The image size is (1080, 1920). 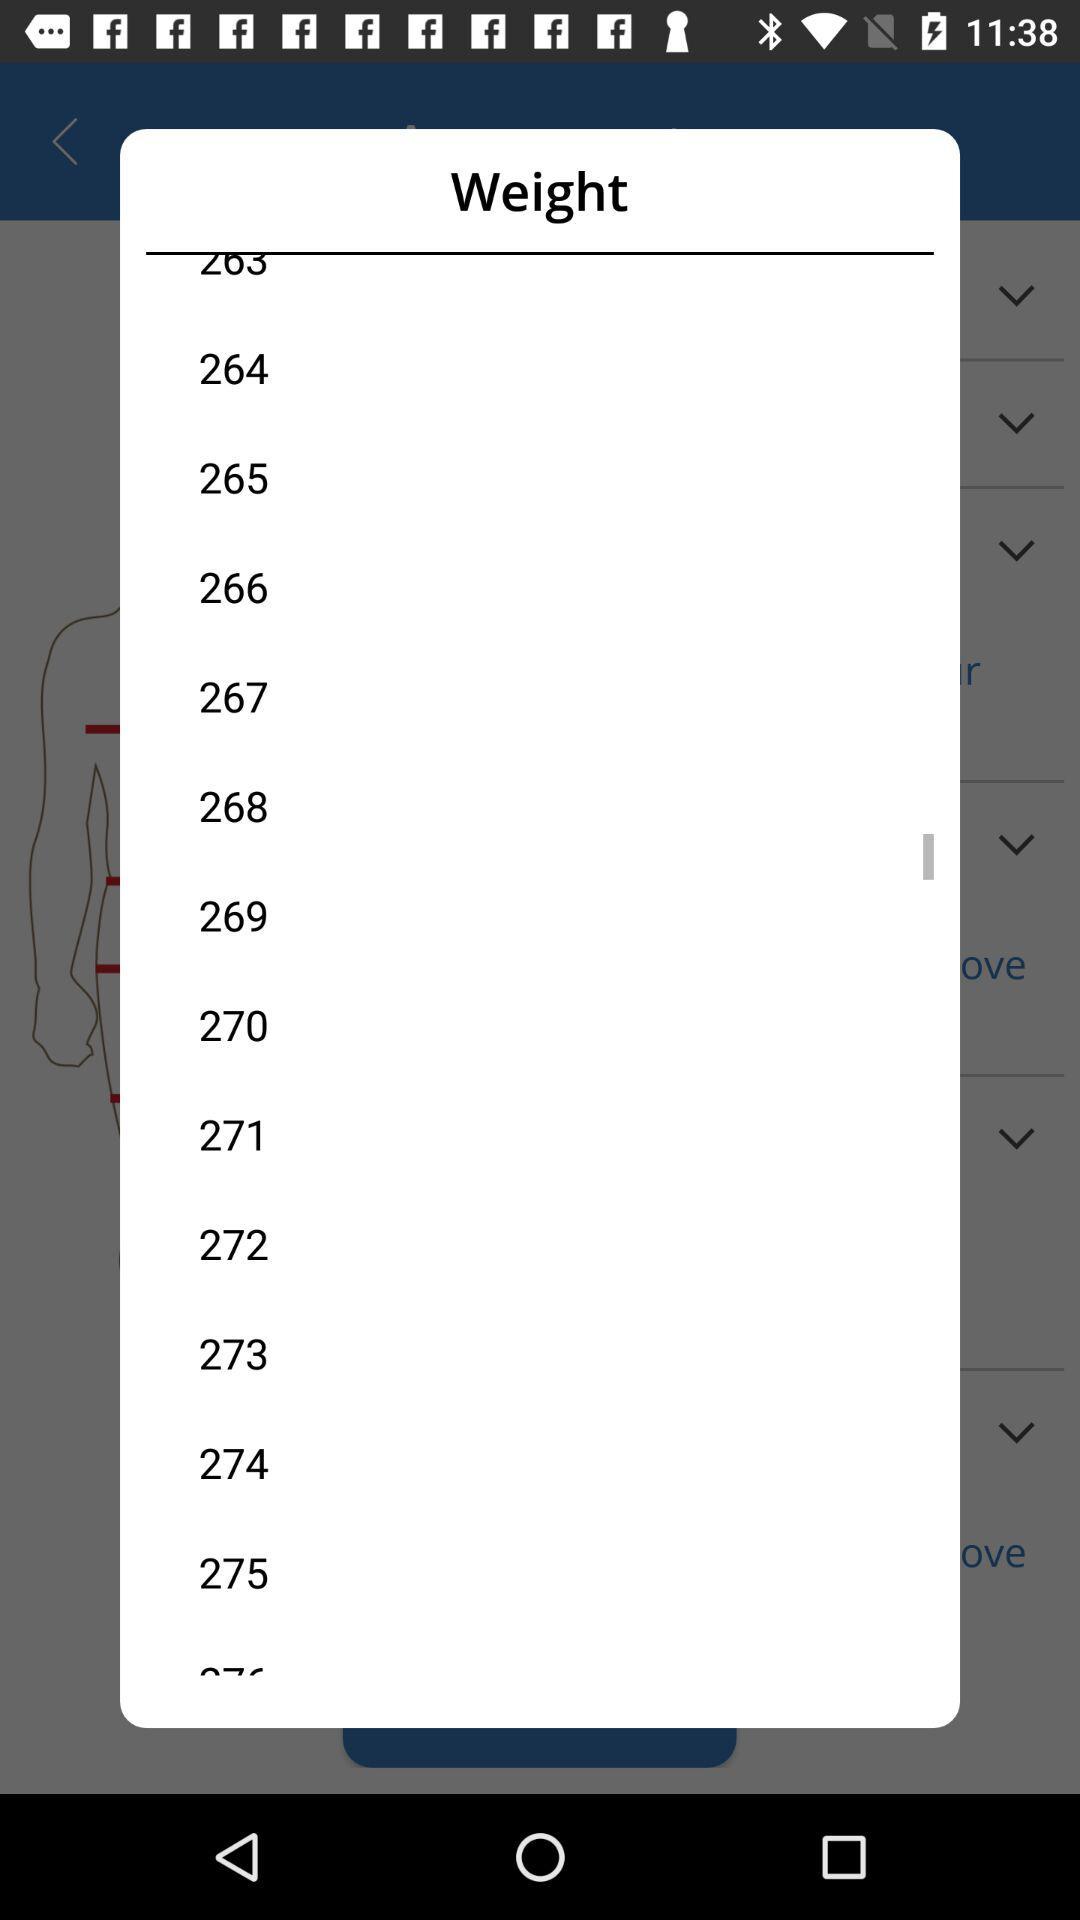 I want to click on the icon above 270 icon, so click(x=369, y=914).